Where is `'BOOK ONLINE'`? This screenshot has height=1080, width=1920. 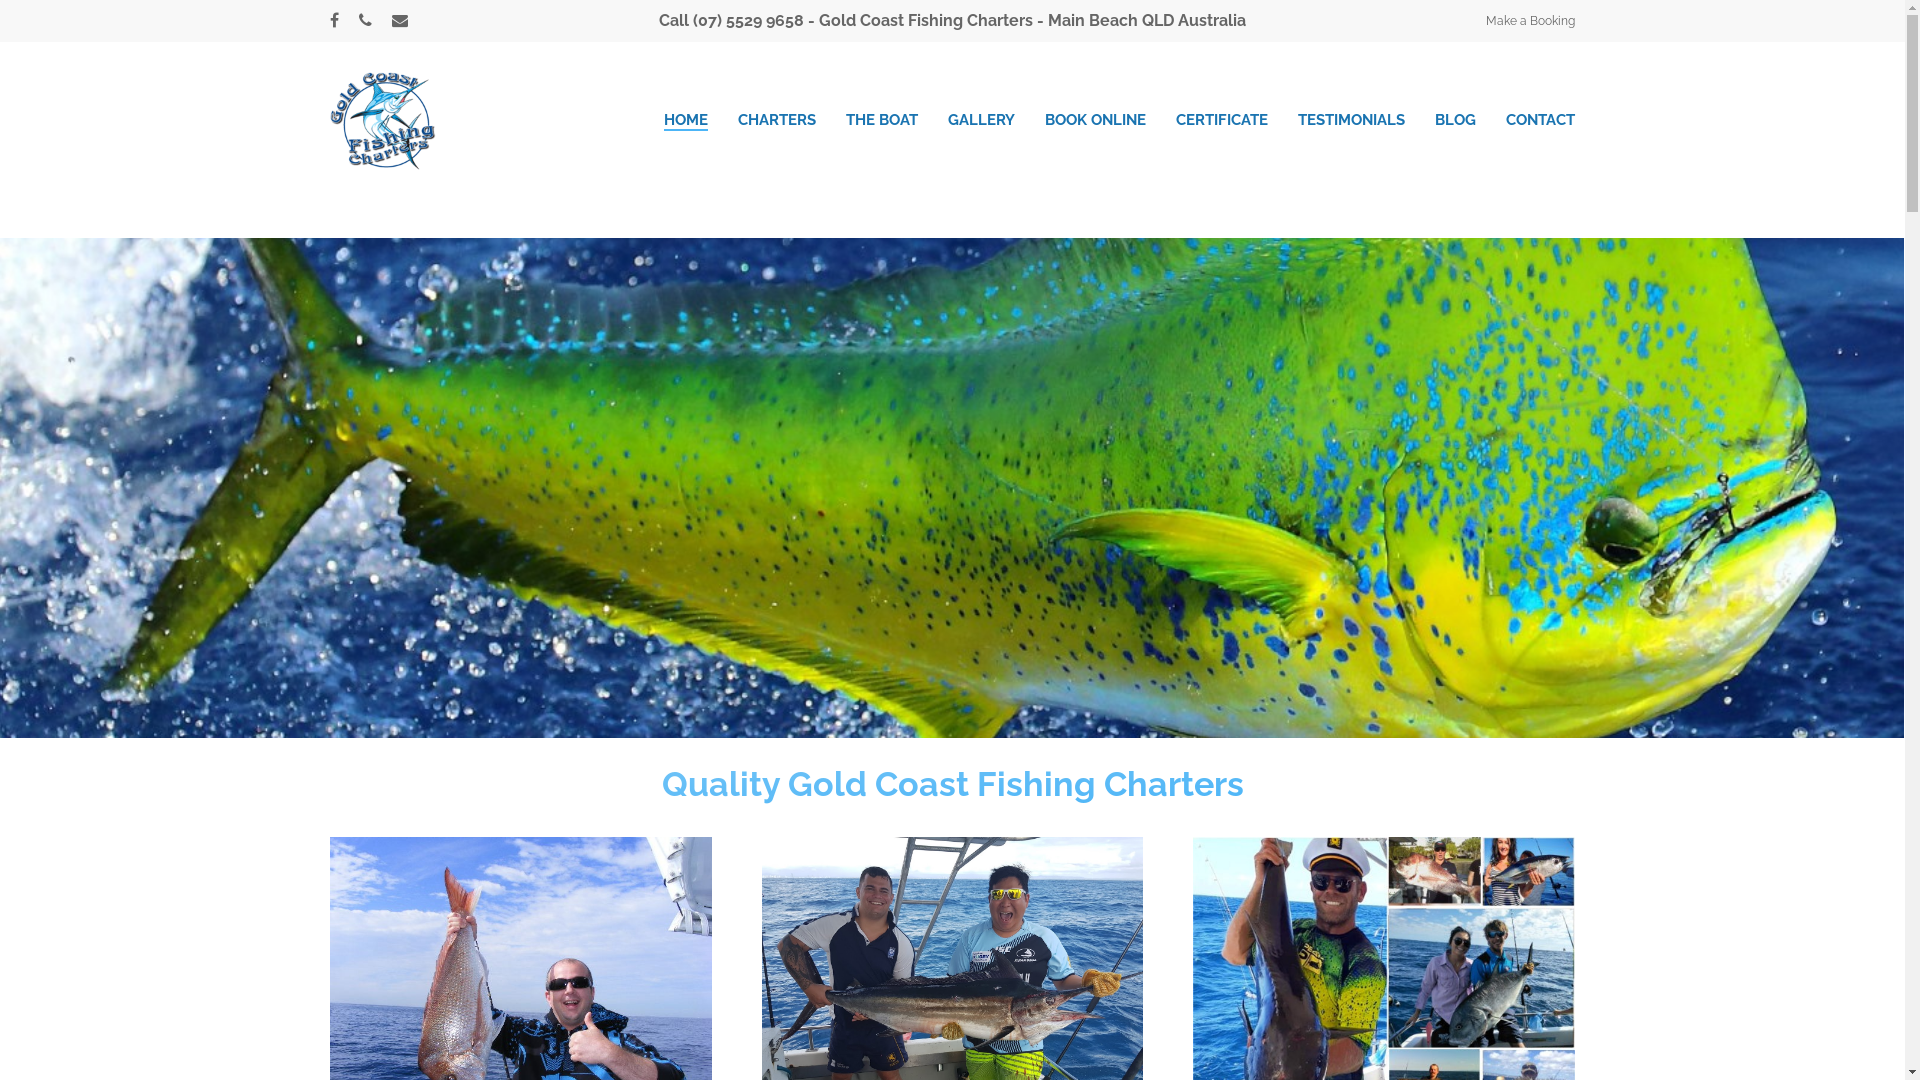
'BOOK ONLINE' is located at coordinates (1044, 119).